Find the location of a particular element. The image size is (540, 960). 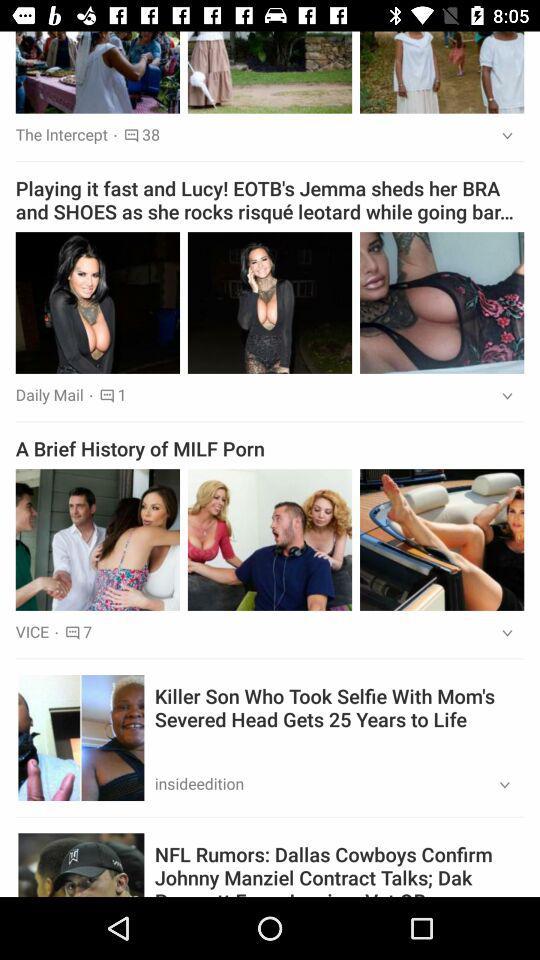

icon below killer son who is located at coordinates (497, 785).